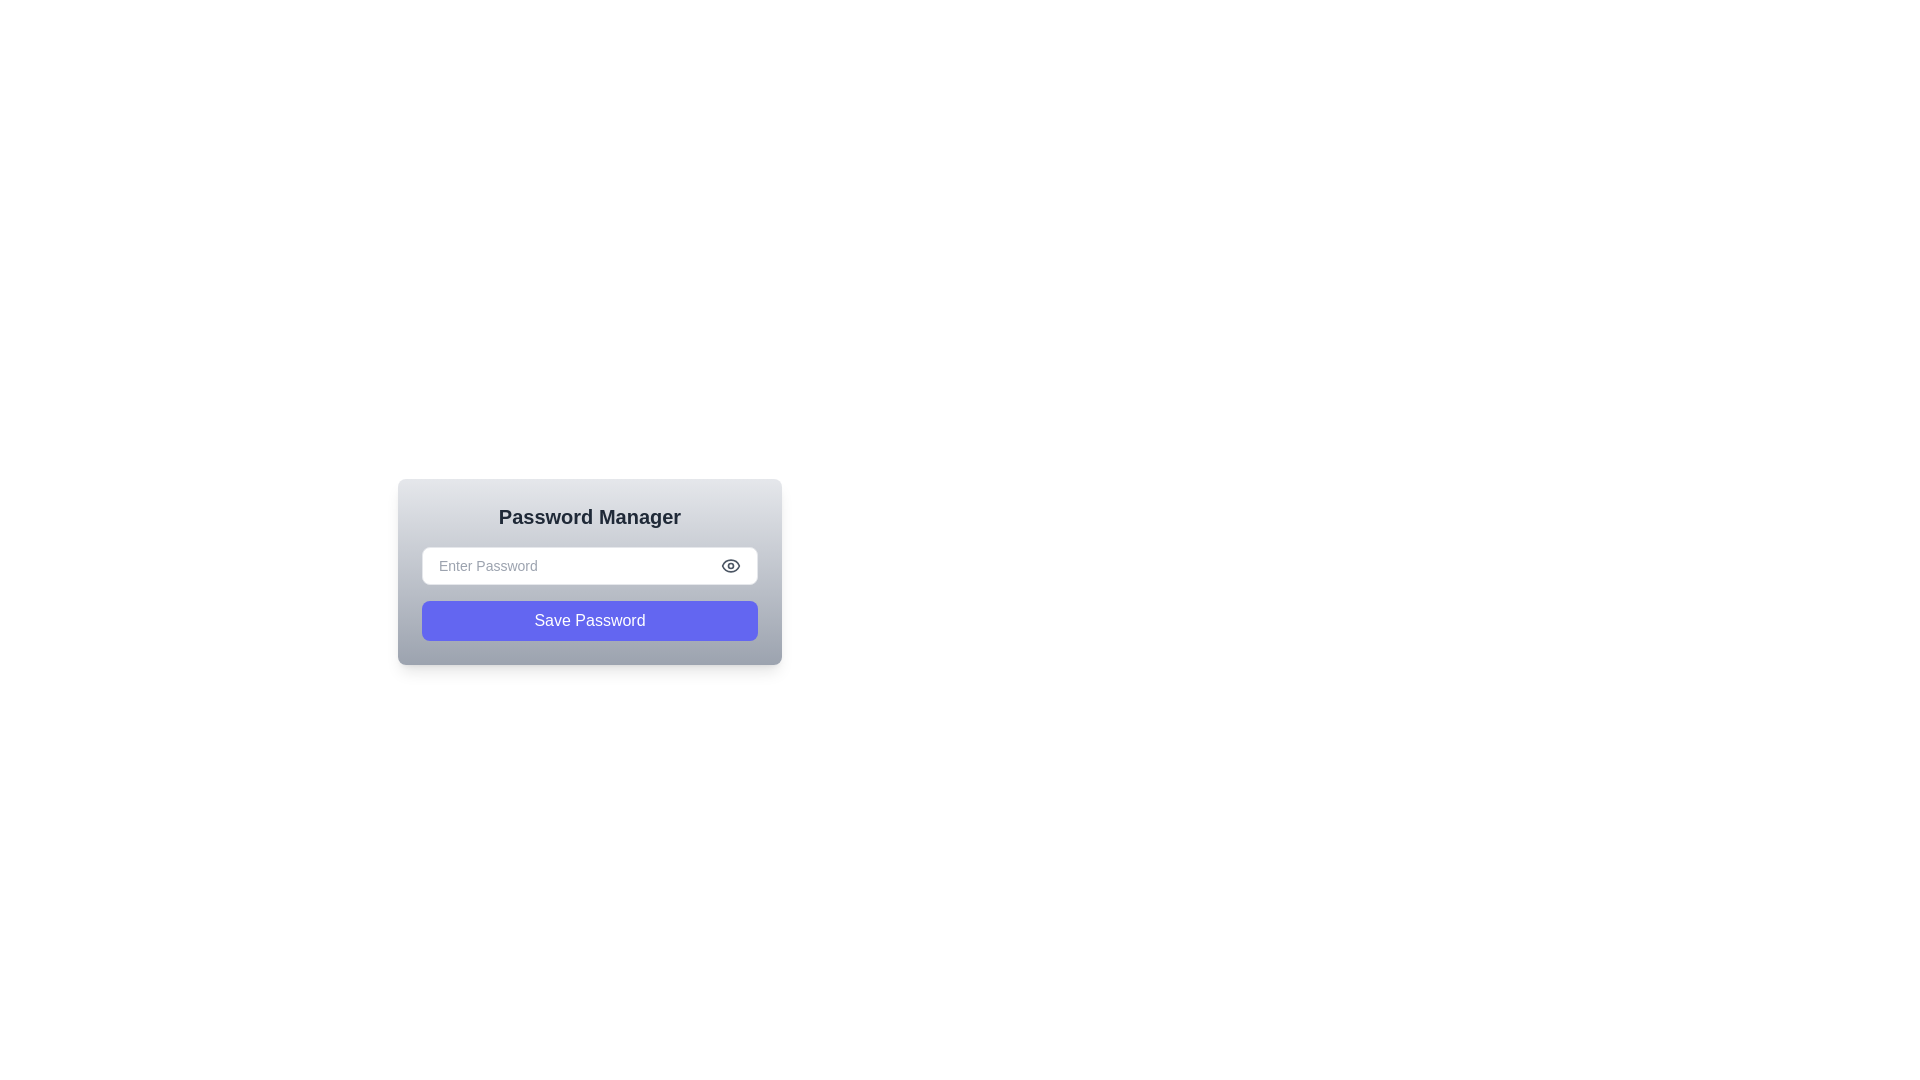  Describe the element at coordinates (589, 620) in the screenshot. I see `the 'Save Password' button located at the bottom of the 'Password Manager' card` at that location.